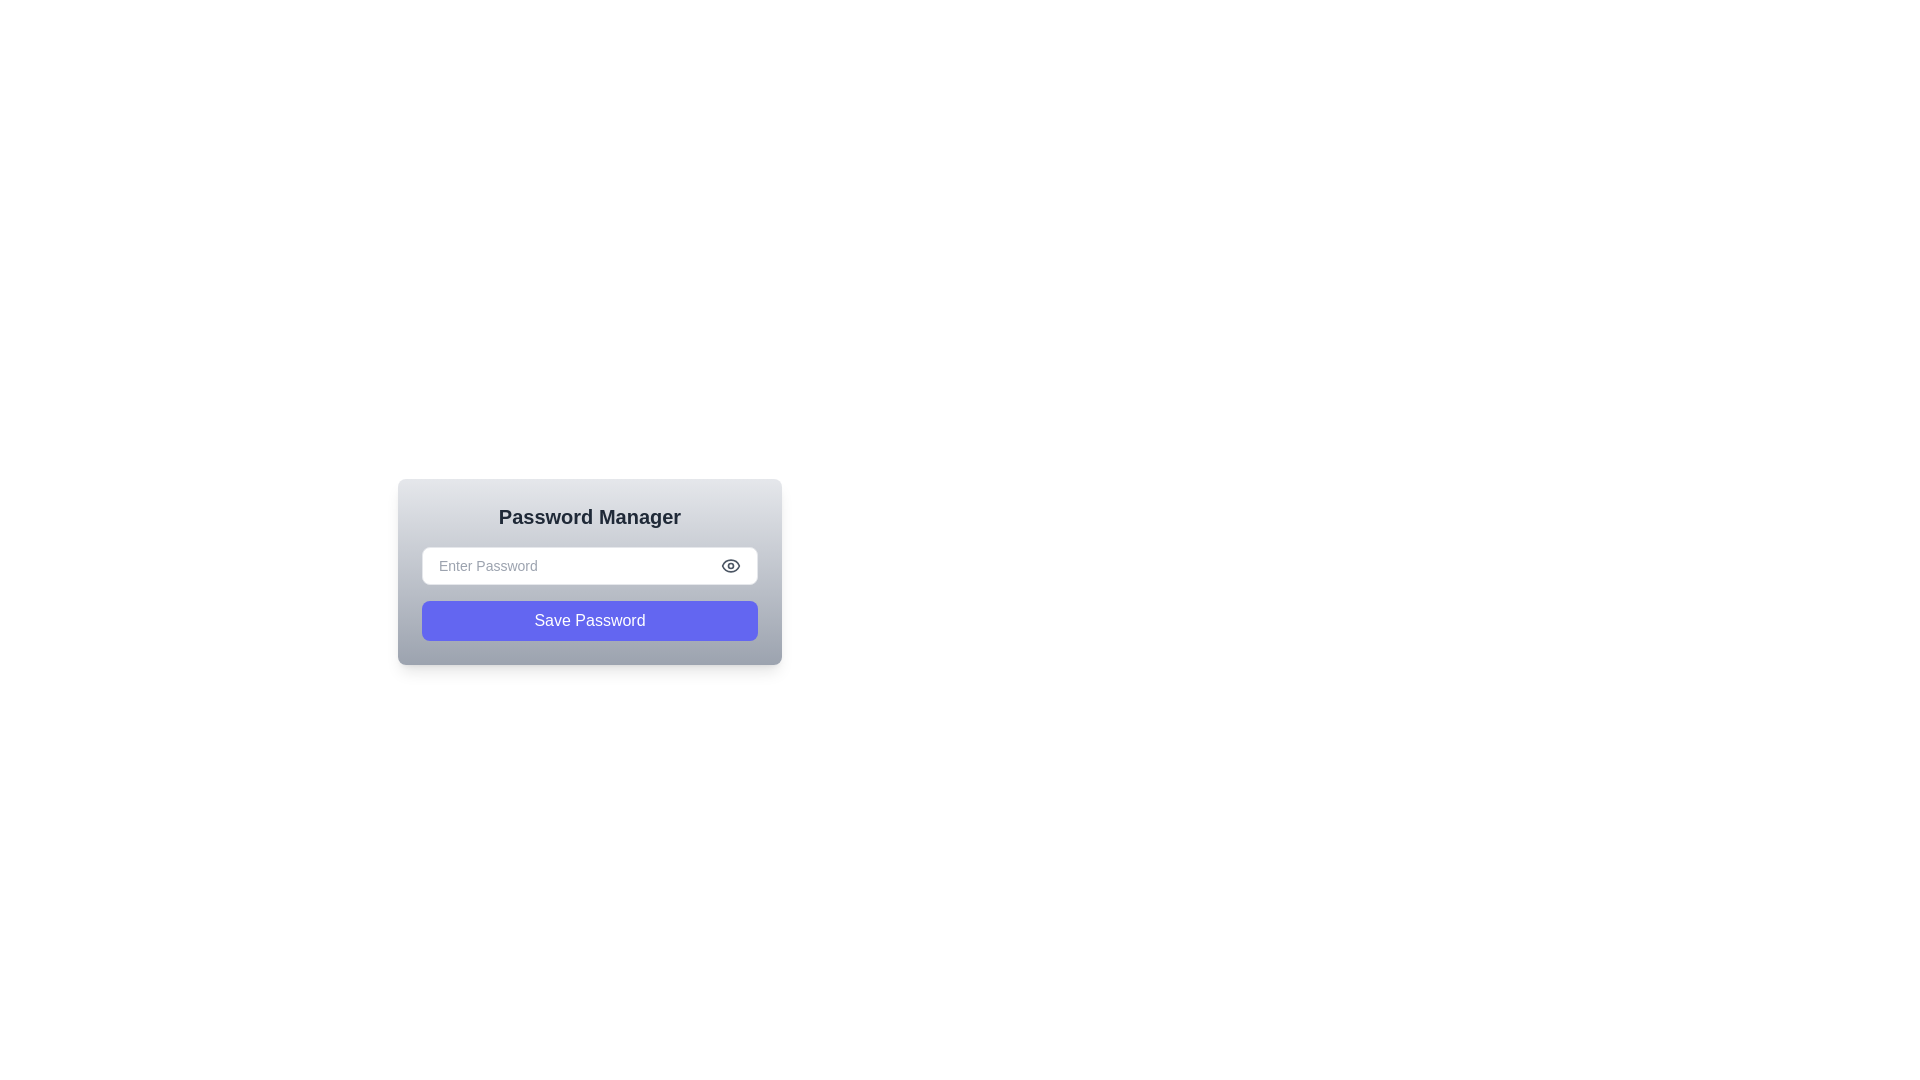  Describe the element at coordinates (589, 620) in the screenshot. I see `the 'Save Password' button located at the bottom of the 'Password Manager' card` at that location.